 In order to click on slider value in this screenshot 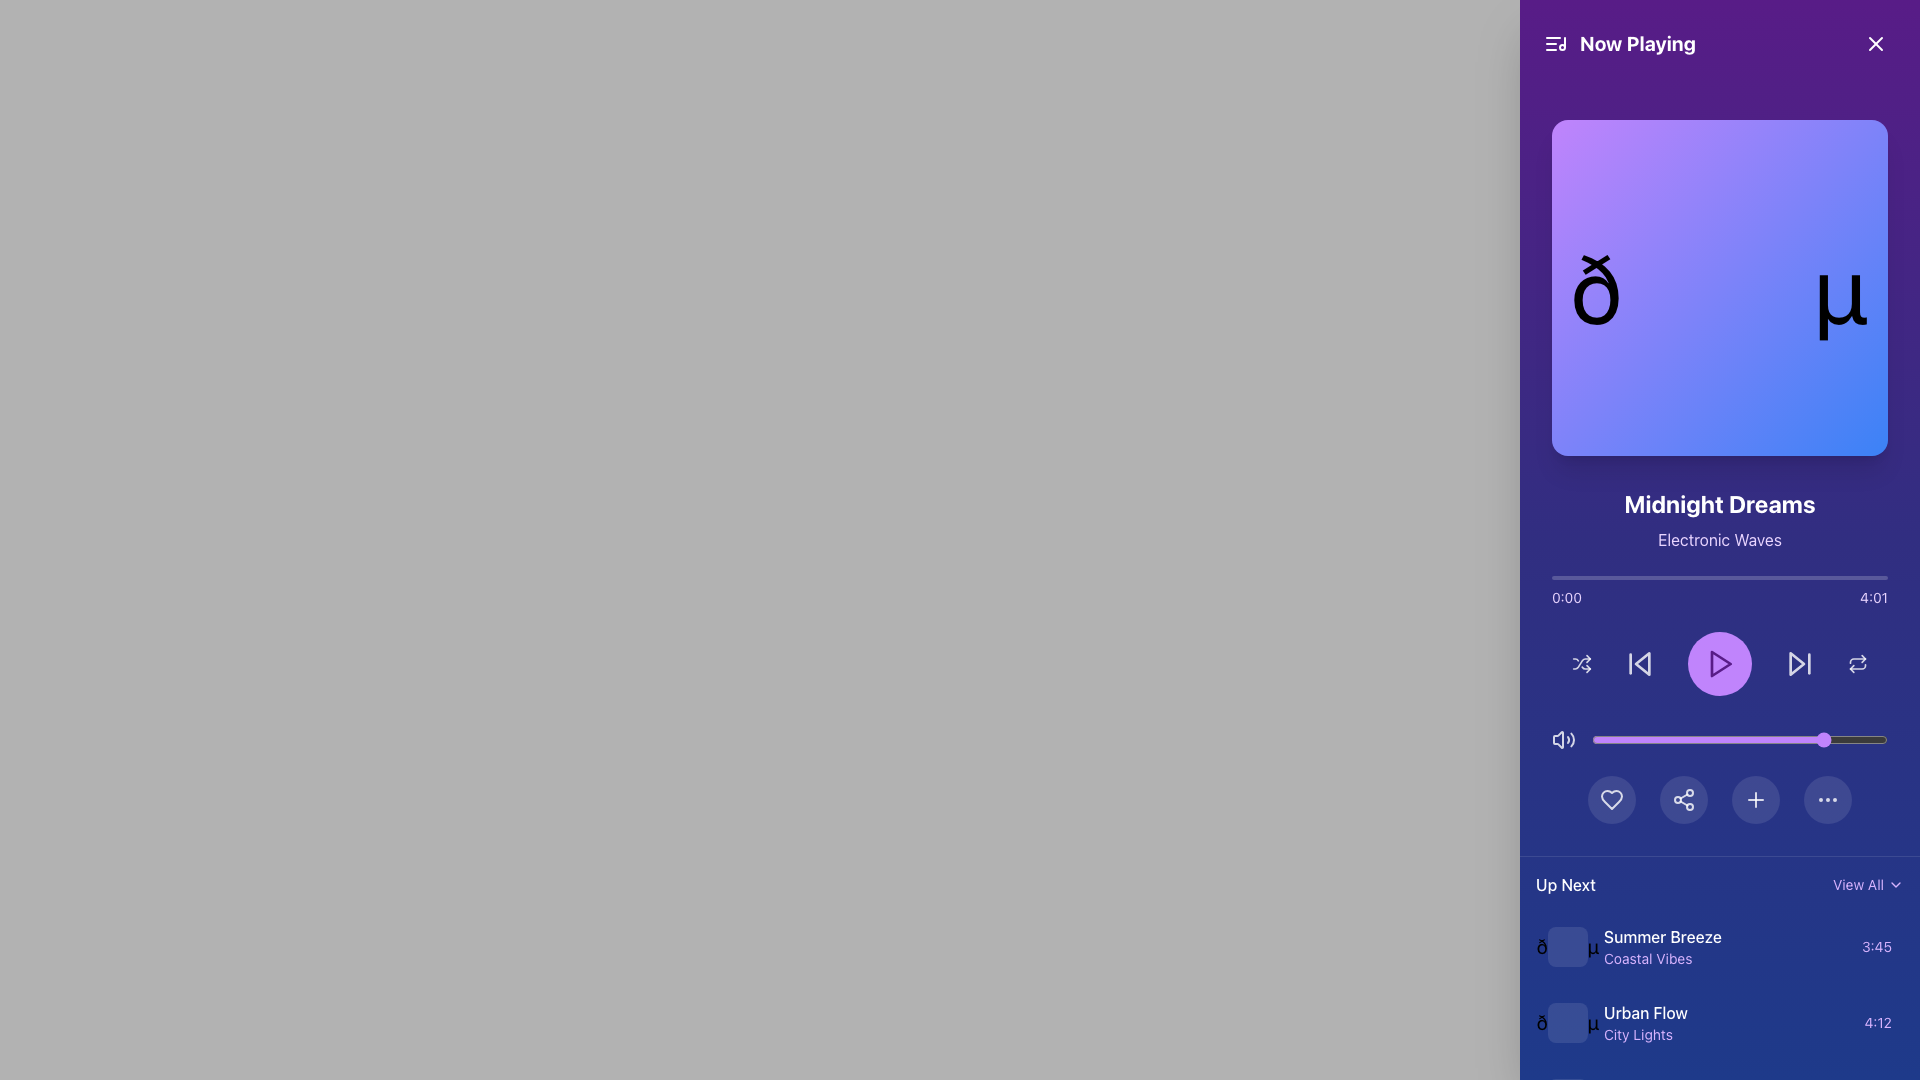, I will do `click(1694, 740)`.